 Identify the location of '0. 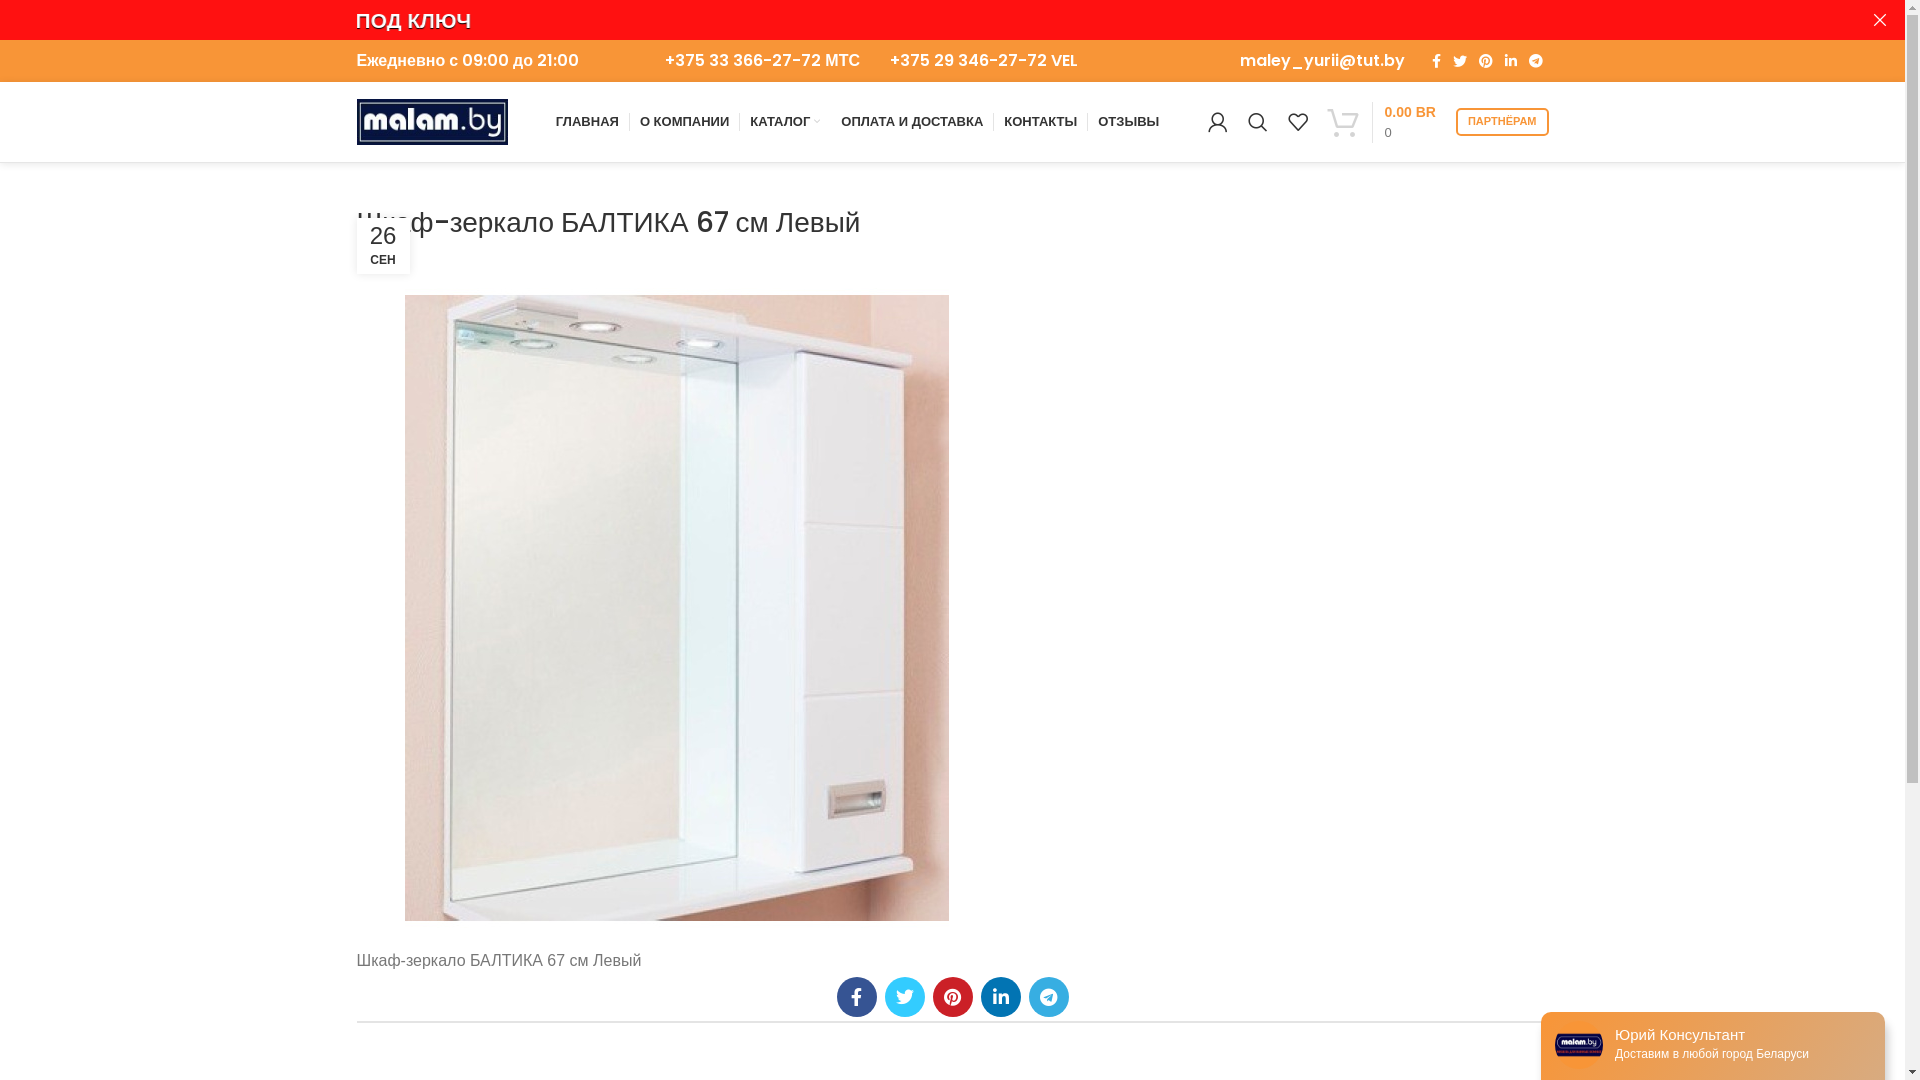
(1381, 122).